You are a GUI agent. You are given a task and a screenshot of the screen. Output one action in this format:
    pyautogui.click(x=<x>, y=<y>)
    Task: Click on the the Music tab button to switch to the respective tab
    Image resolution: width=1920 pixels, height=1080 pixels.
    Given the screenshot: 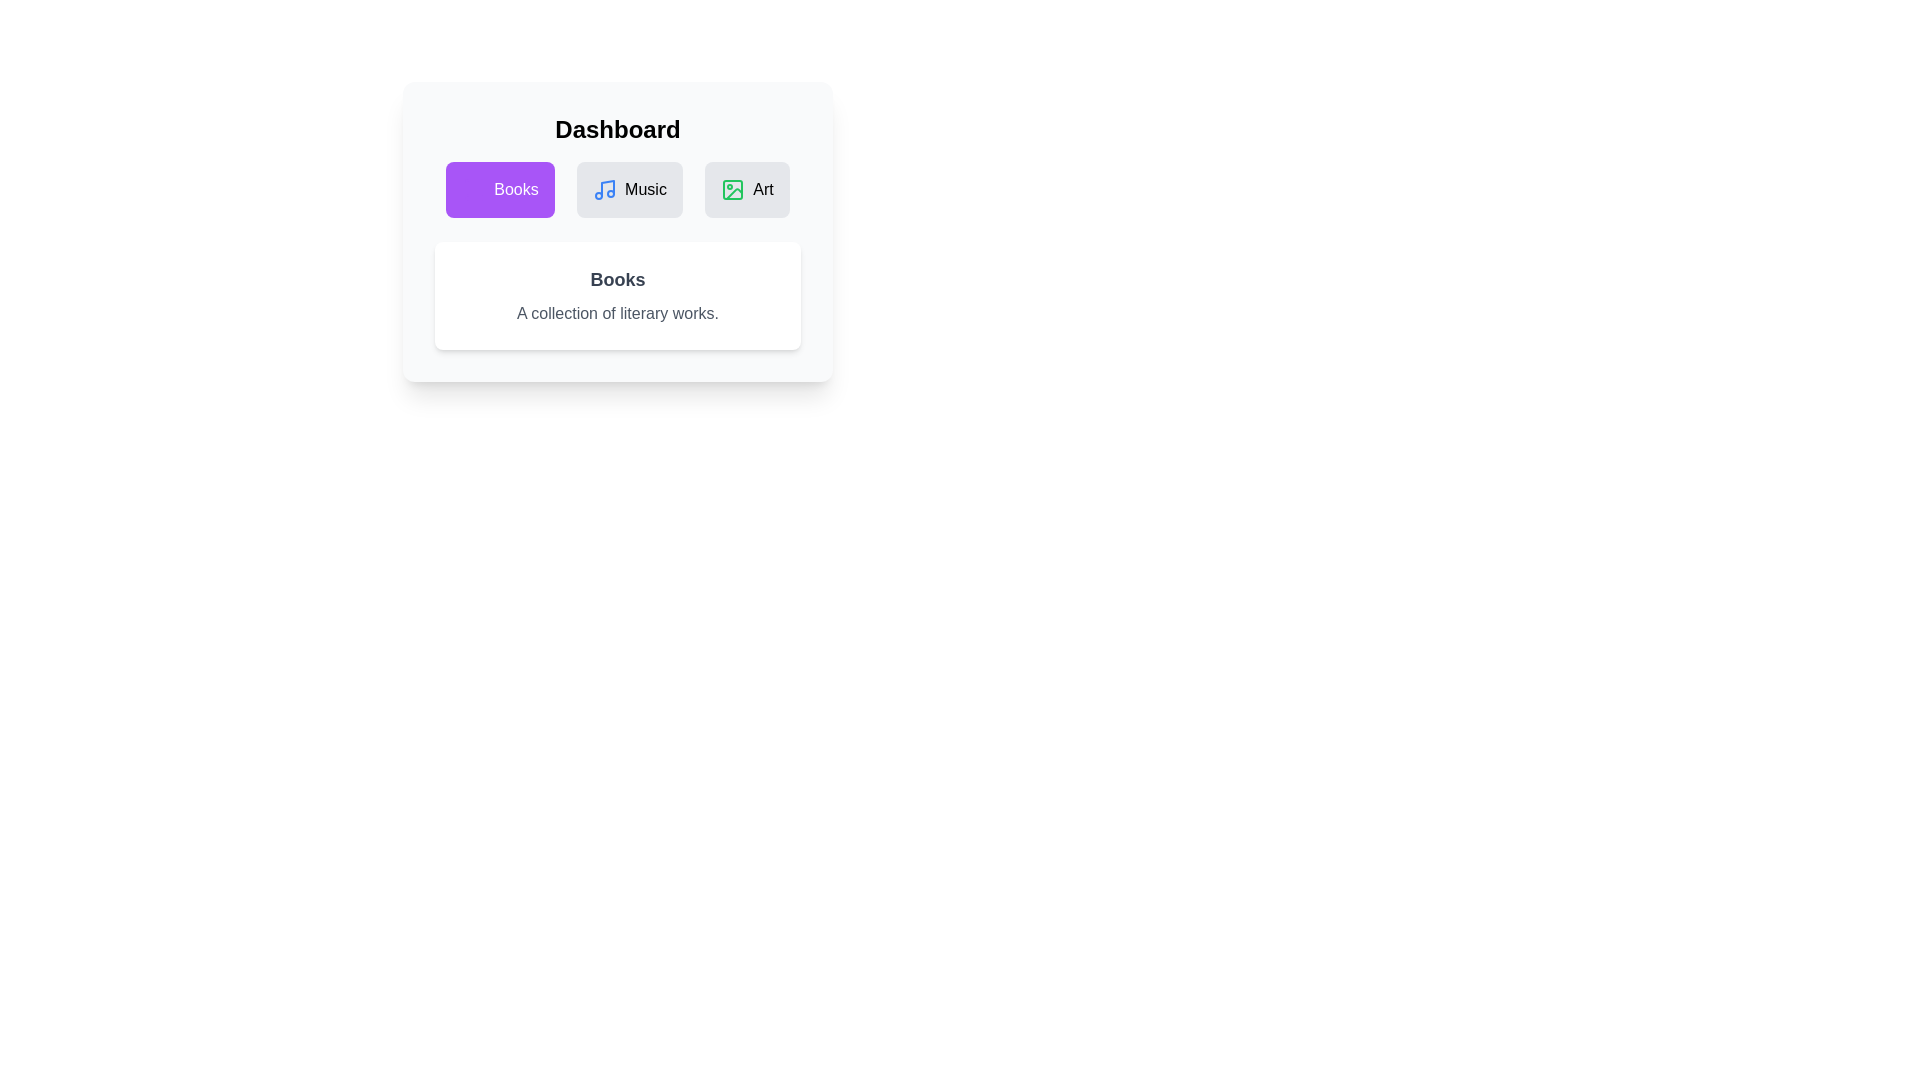 What is the action you would take?
    pyautogui.click(x=628, y=189)
    